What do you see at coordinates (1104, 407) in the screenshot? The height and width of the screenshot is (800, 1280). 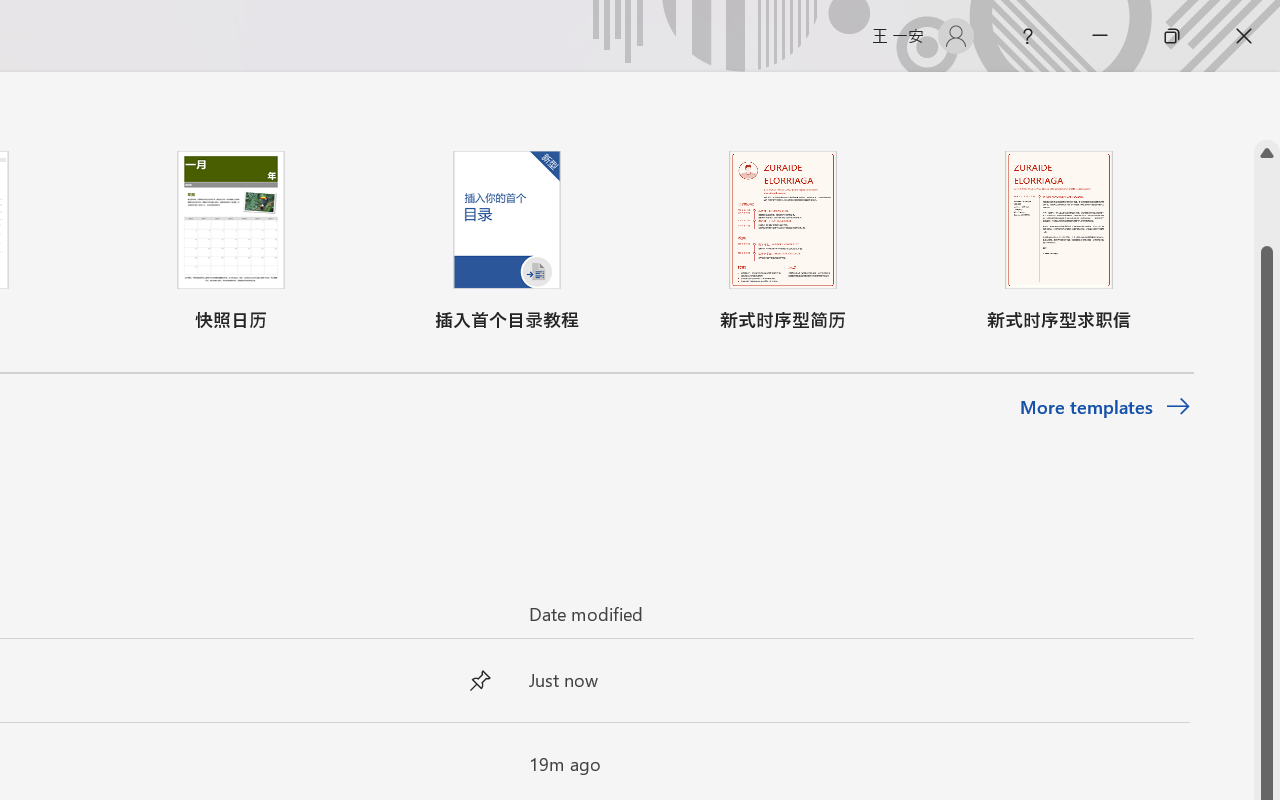 I see `'More templates'` at bounding box center [1104, 407].